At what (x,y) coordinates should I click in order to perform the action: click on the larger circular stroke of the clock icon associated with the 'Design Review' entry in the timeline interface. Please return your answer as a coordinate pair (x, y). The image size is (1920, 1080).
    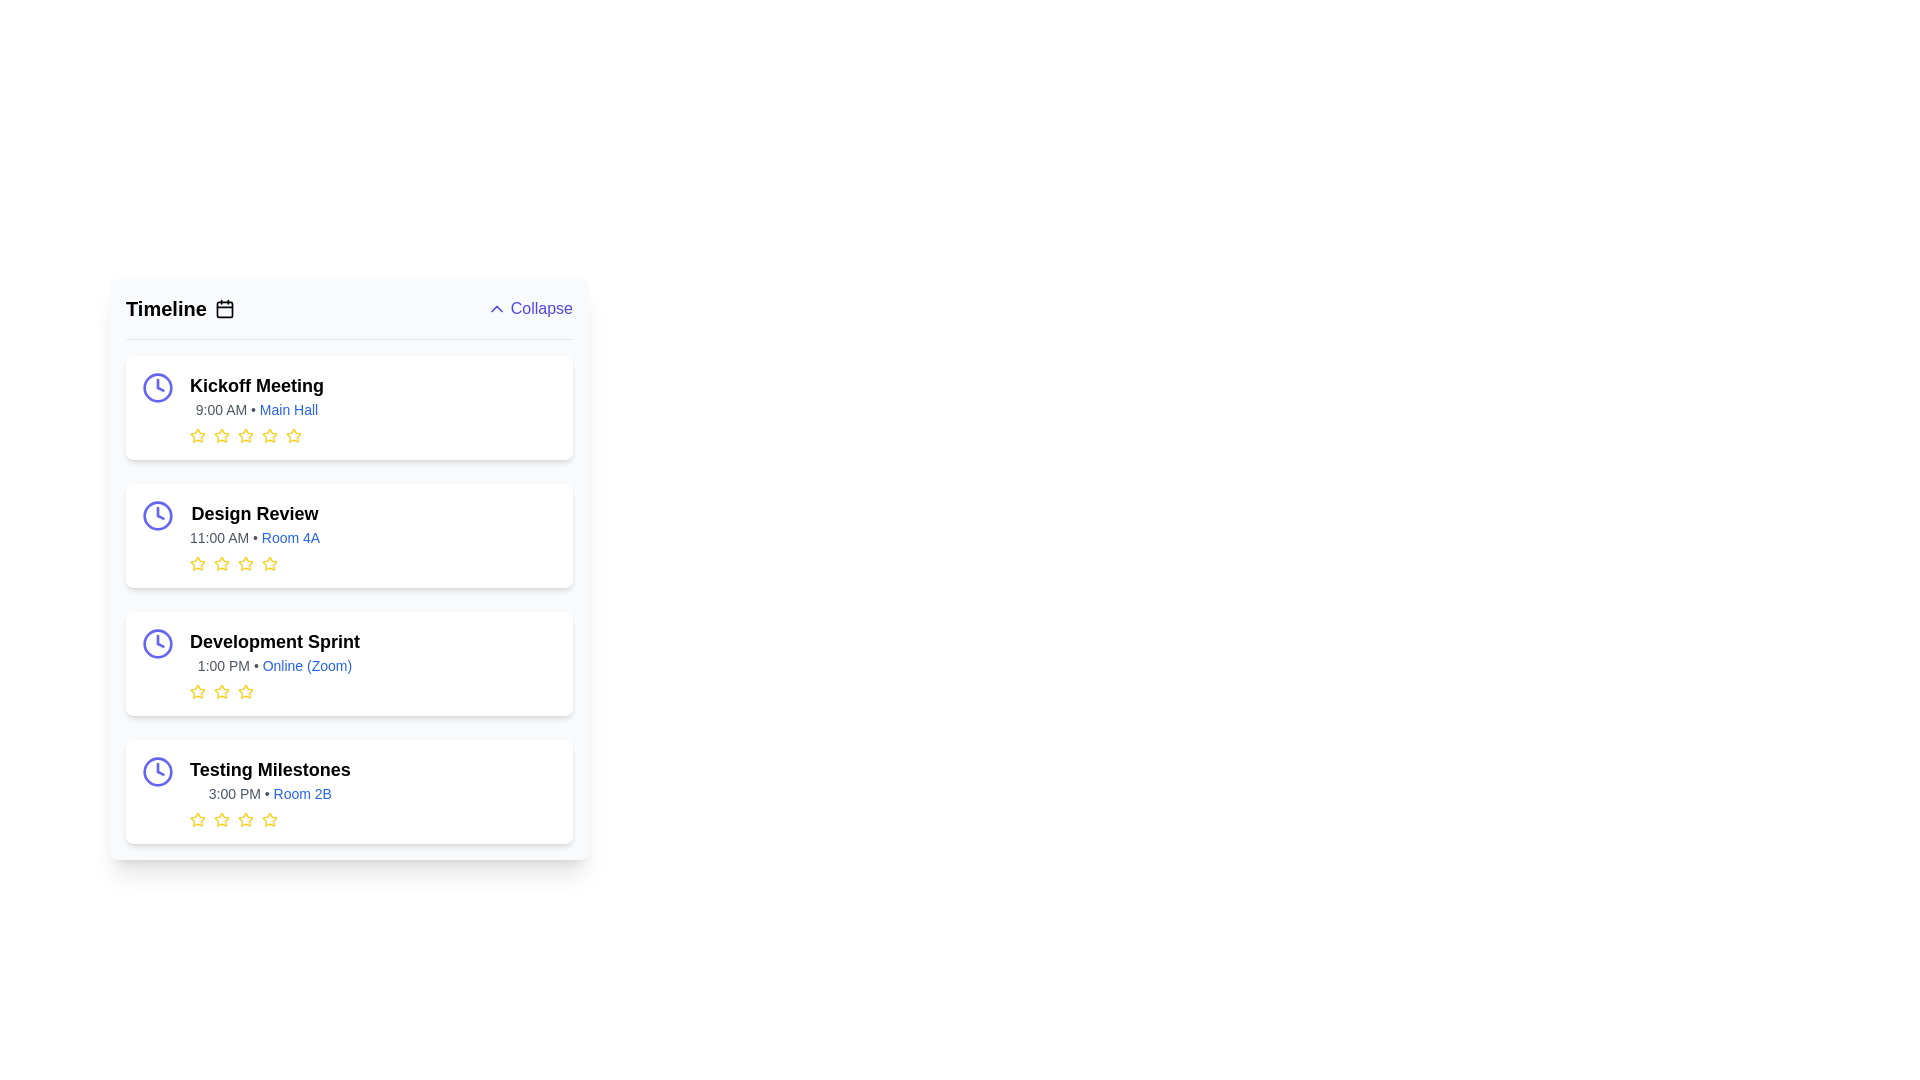
    Looking at the image, I should click on (157, 514).